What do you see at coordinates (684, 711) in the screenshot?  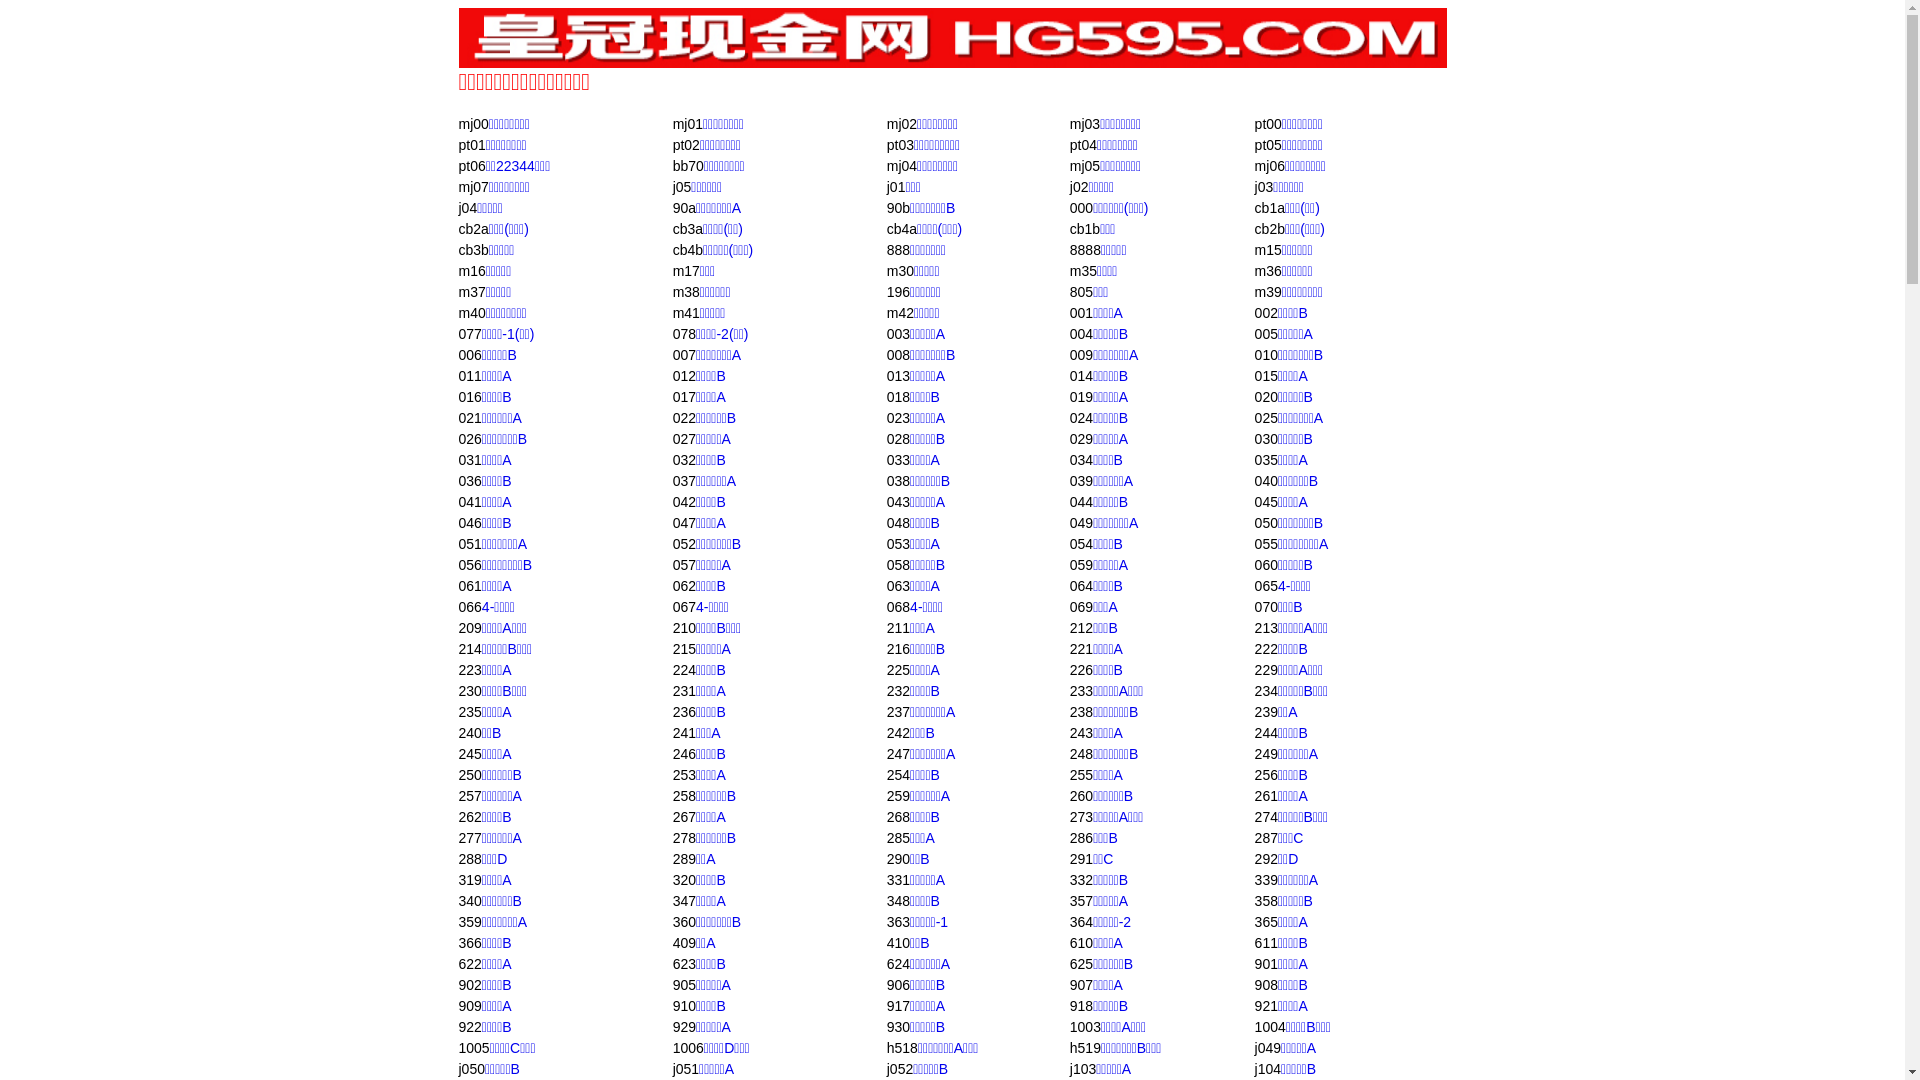 I see `'236'` at bounding box center [684, 711].